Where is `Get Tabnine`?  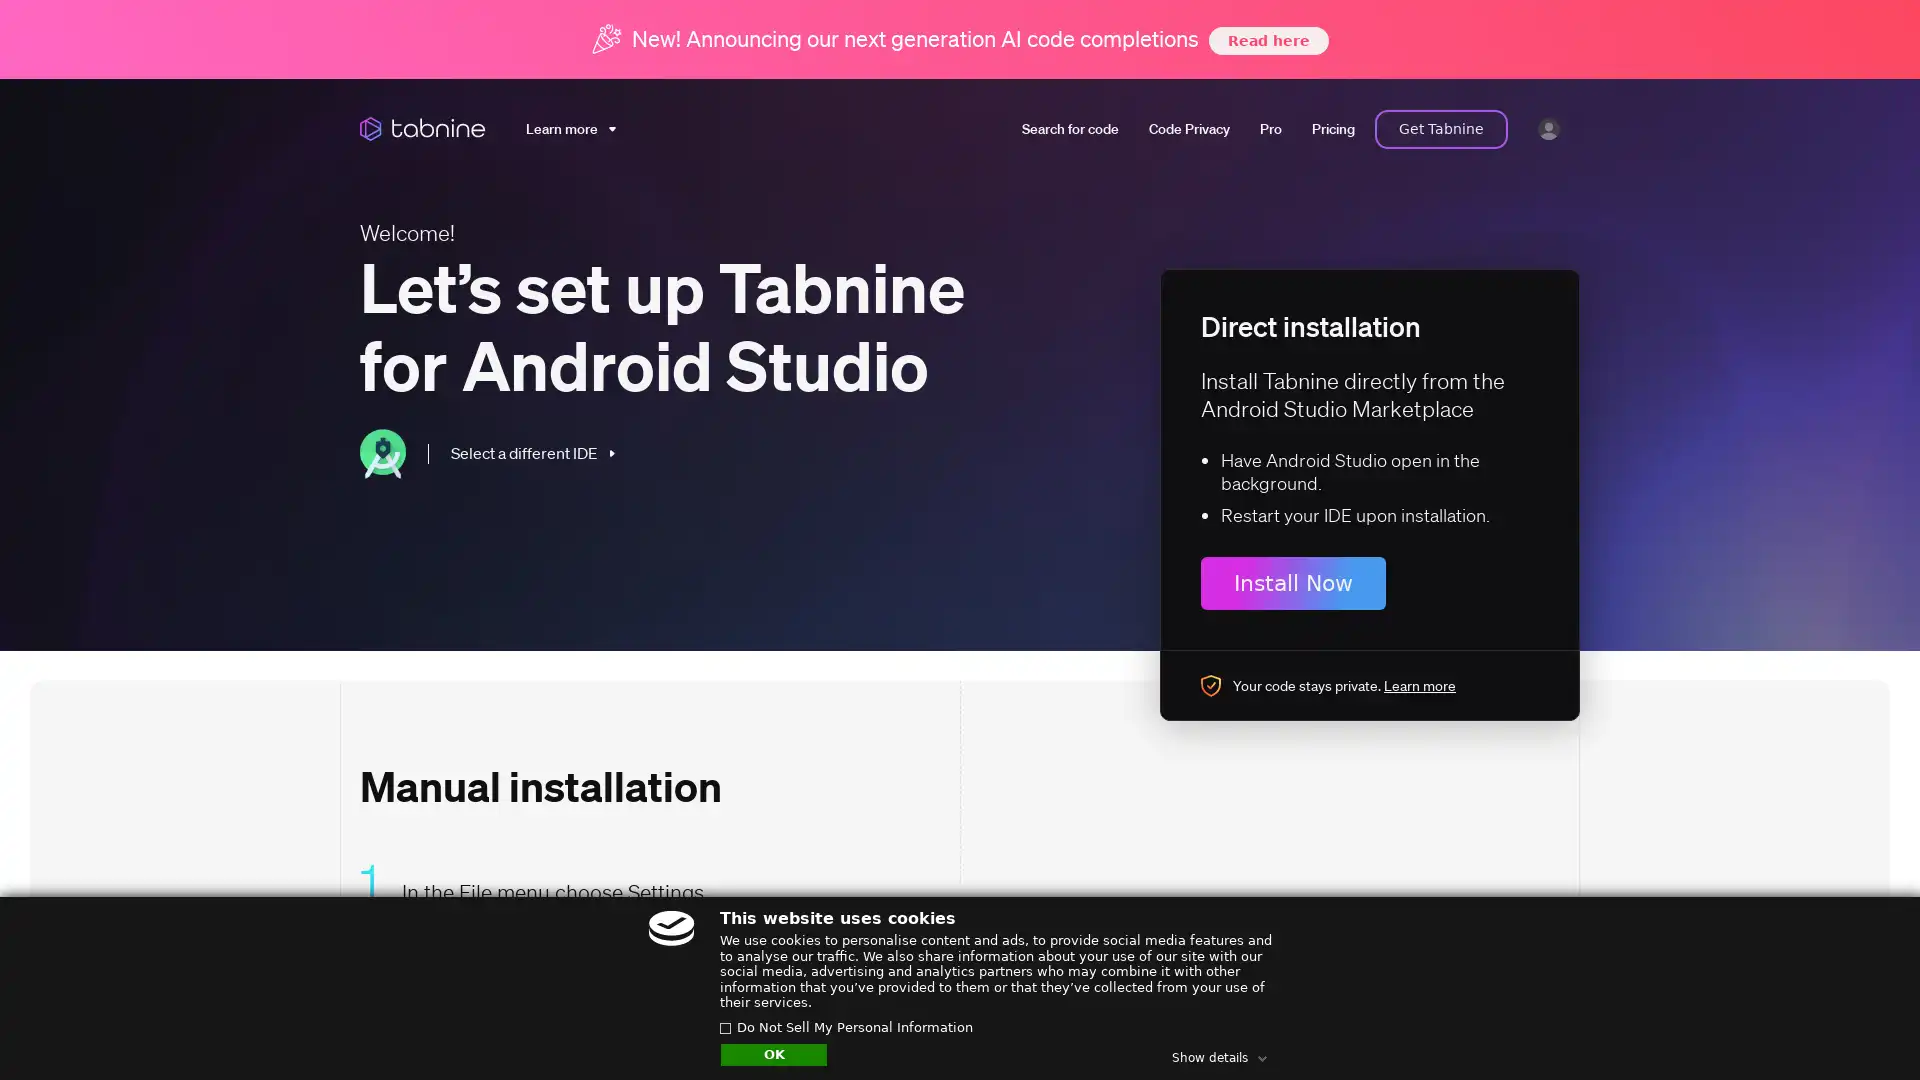
Get Tabnine is located at coordinates (1441, 128).